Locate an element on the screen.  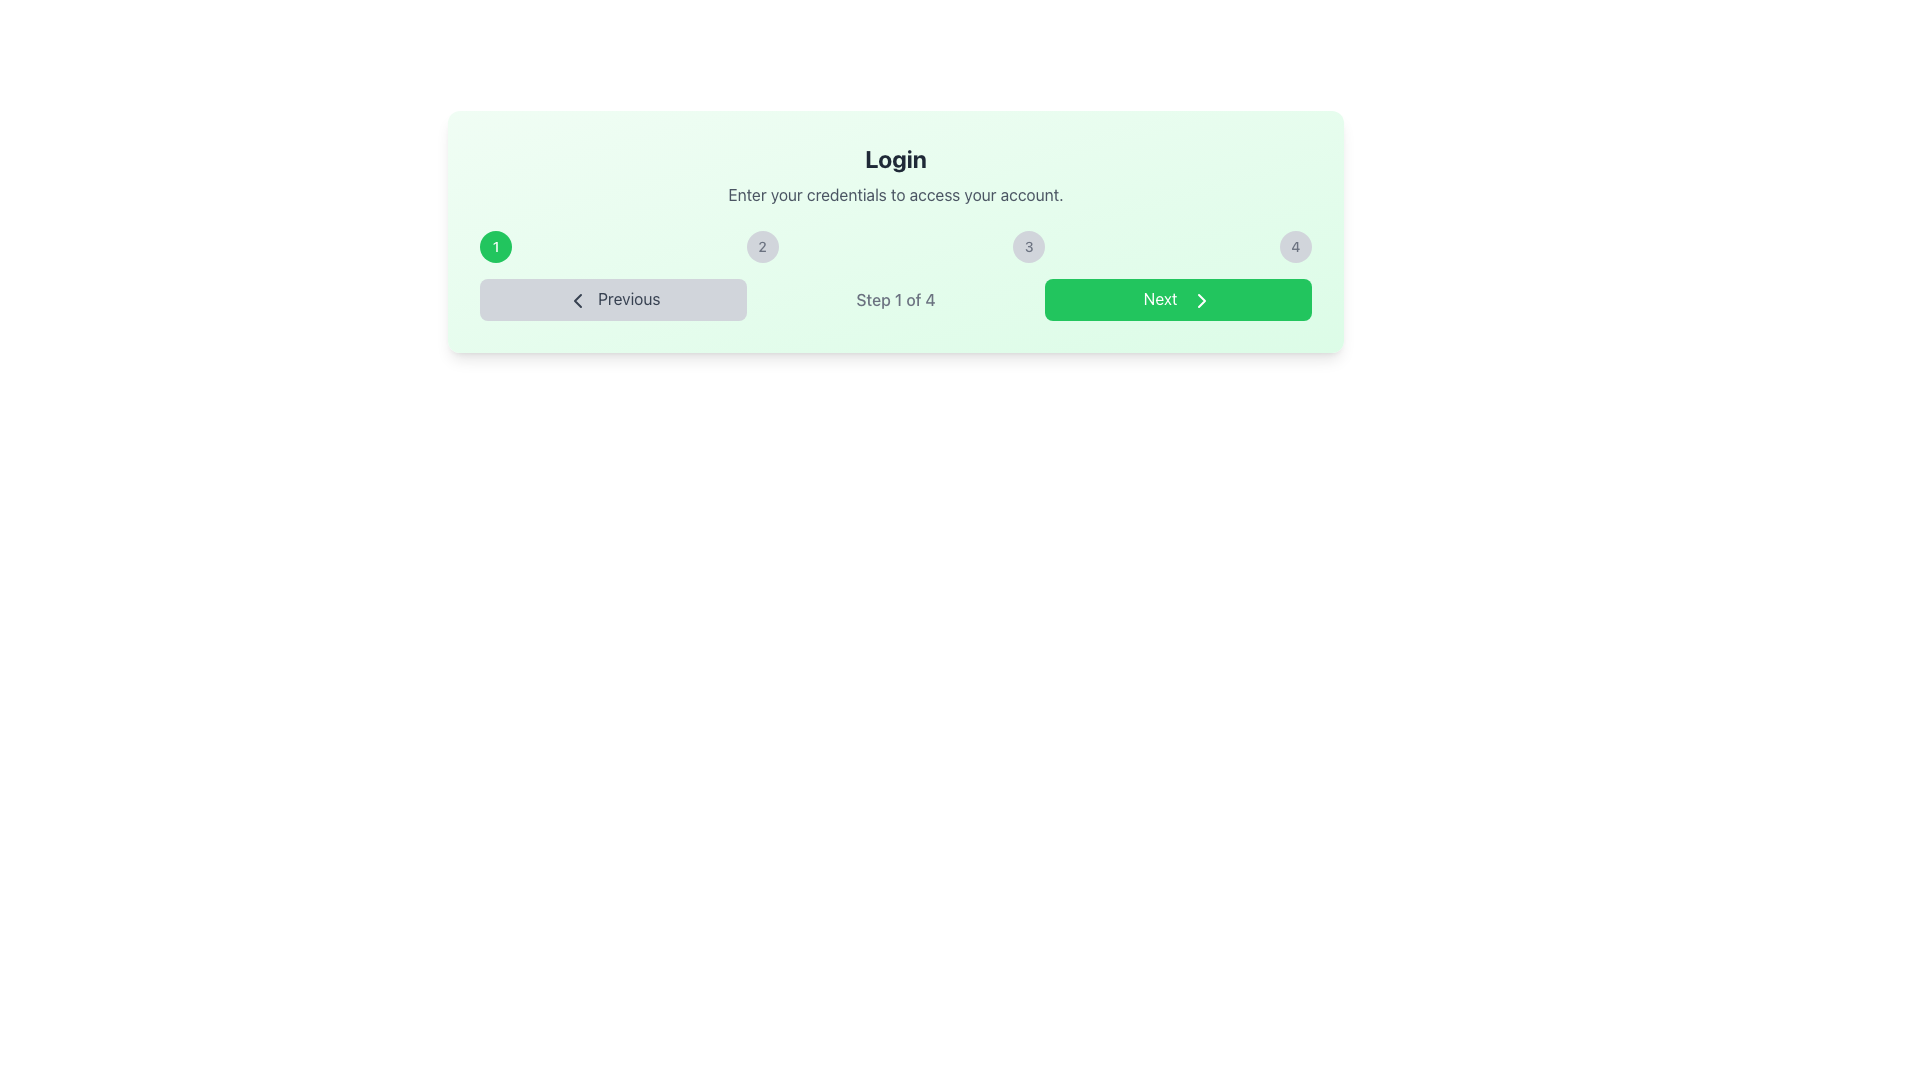
the first numerical button in a sequence of four that represents the first step in a process is located at coordinates (495, 245).